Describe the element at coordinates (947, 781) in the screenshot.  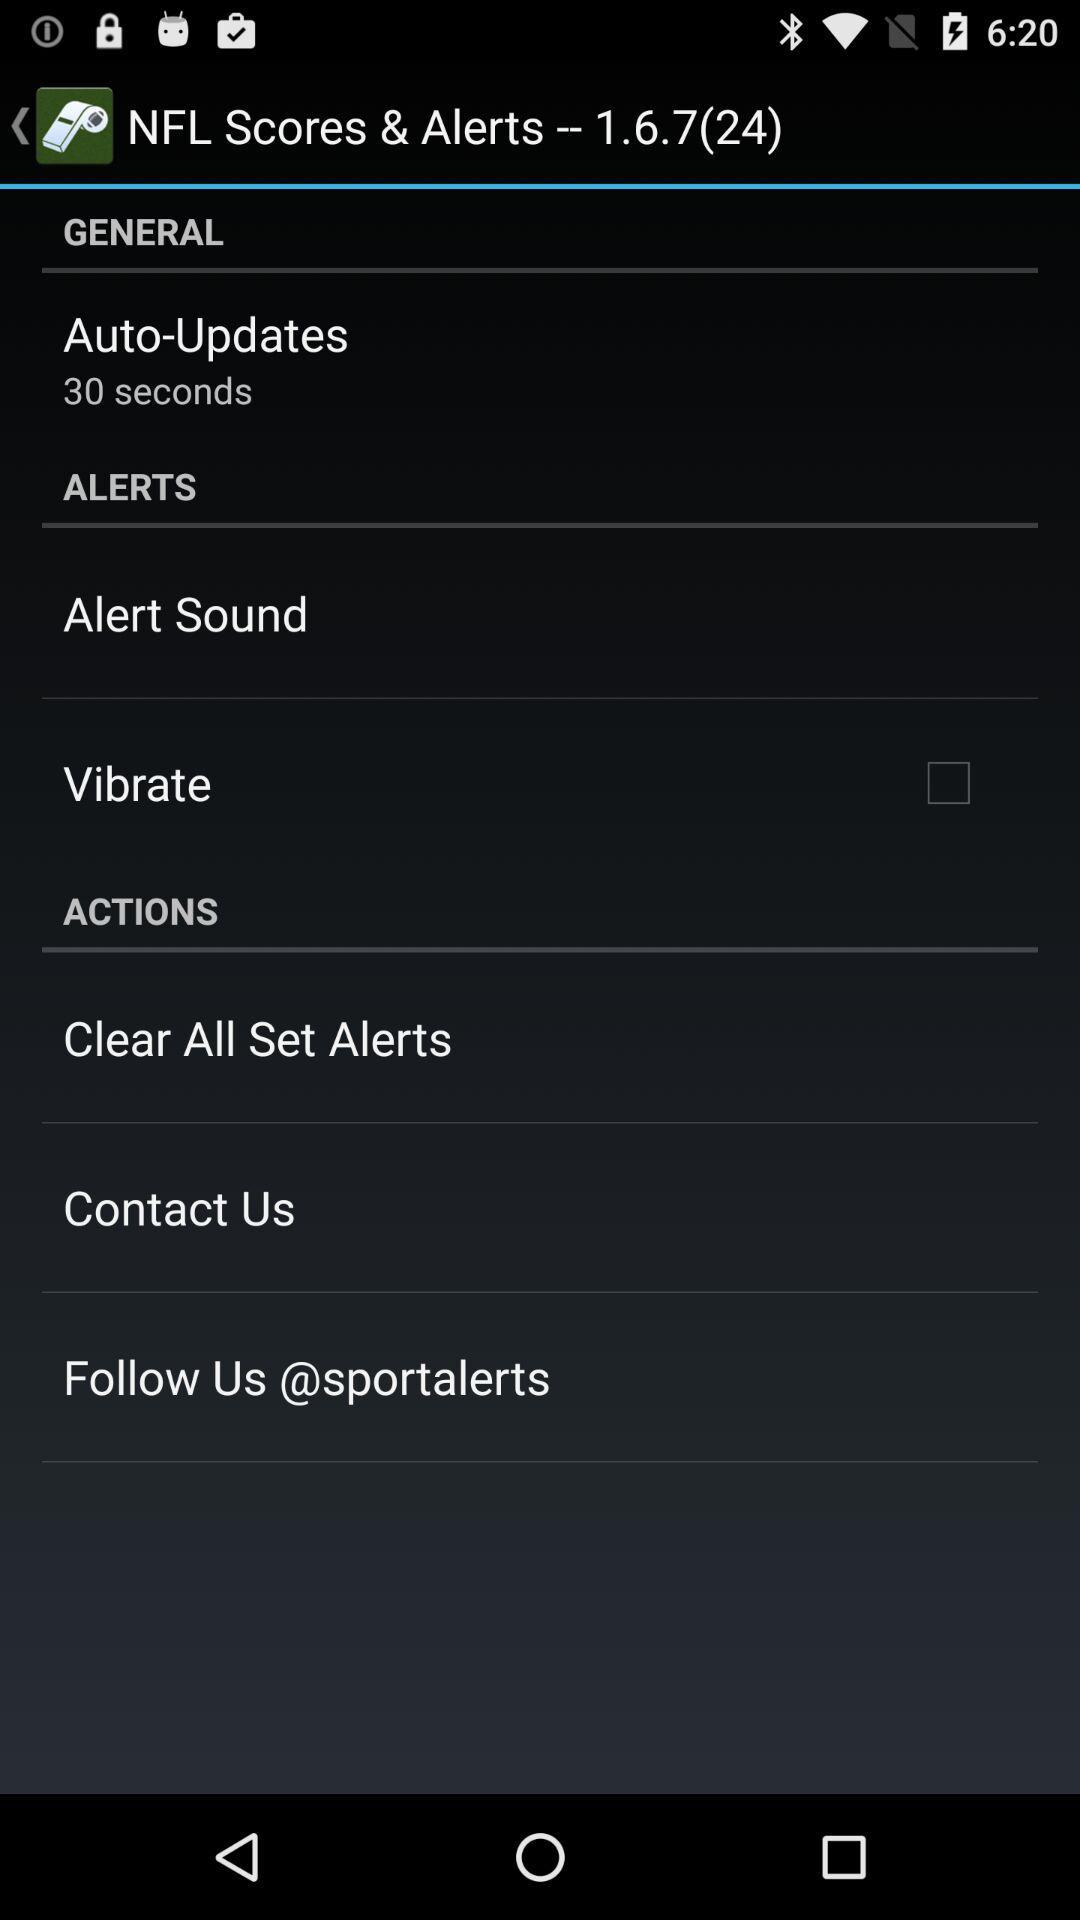
I see `the icon on the right` at that location.